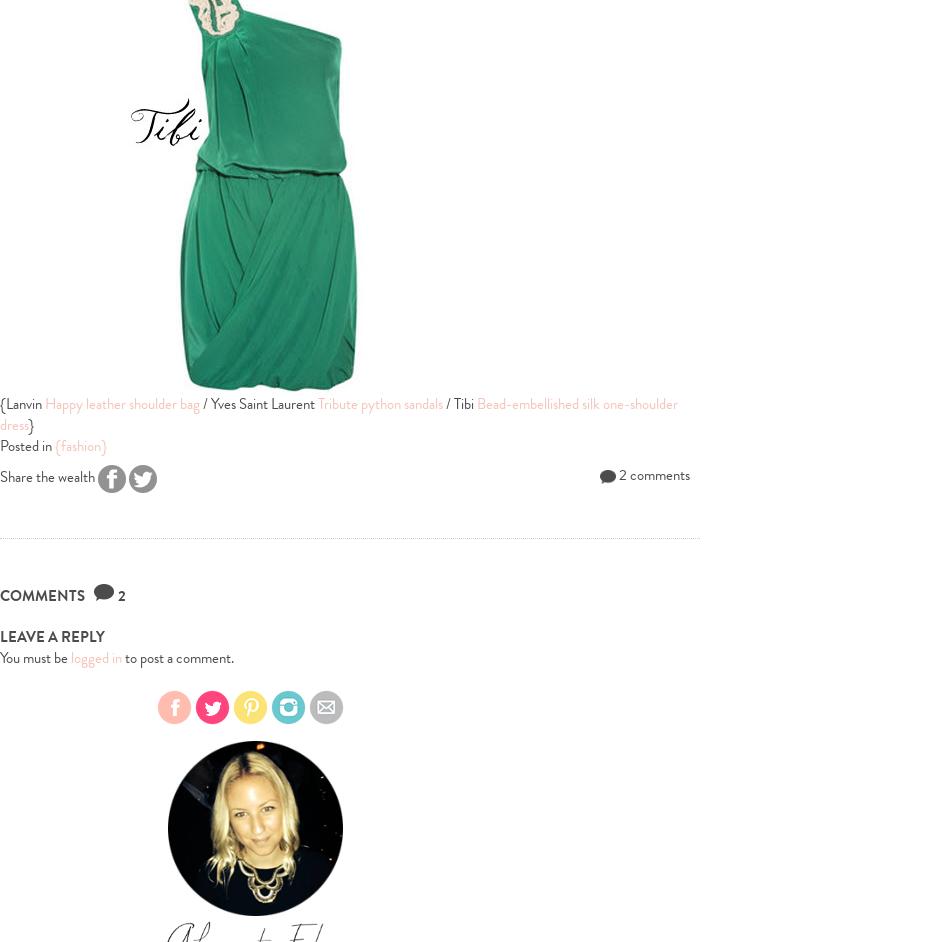 The width and height of the screenshot is (950, 942). Describe the element at coordinates (47, 596) in the screenshot. I see `'COMMENTS'` at that location.